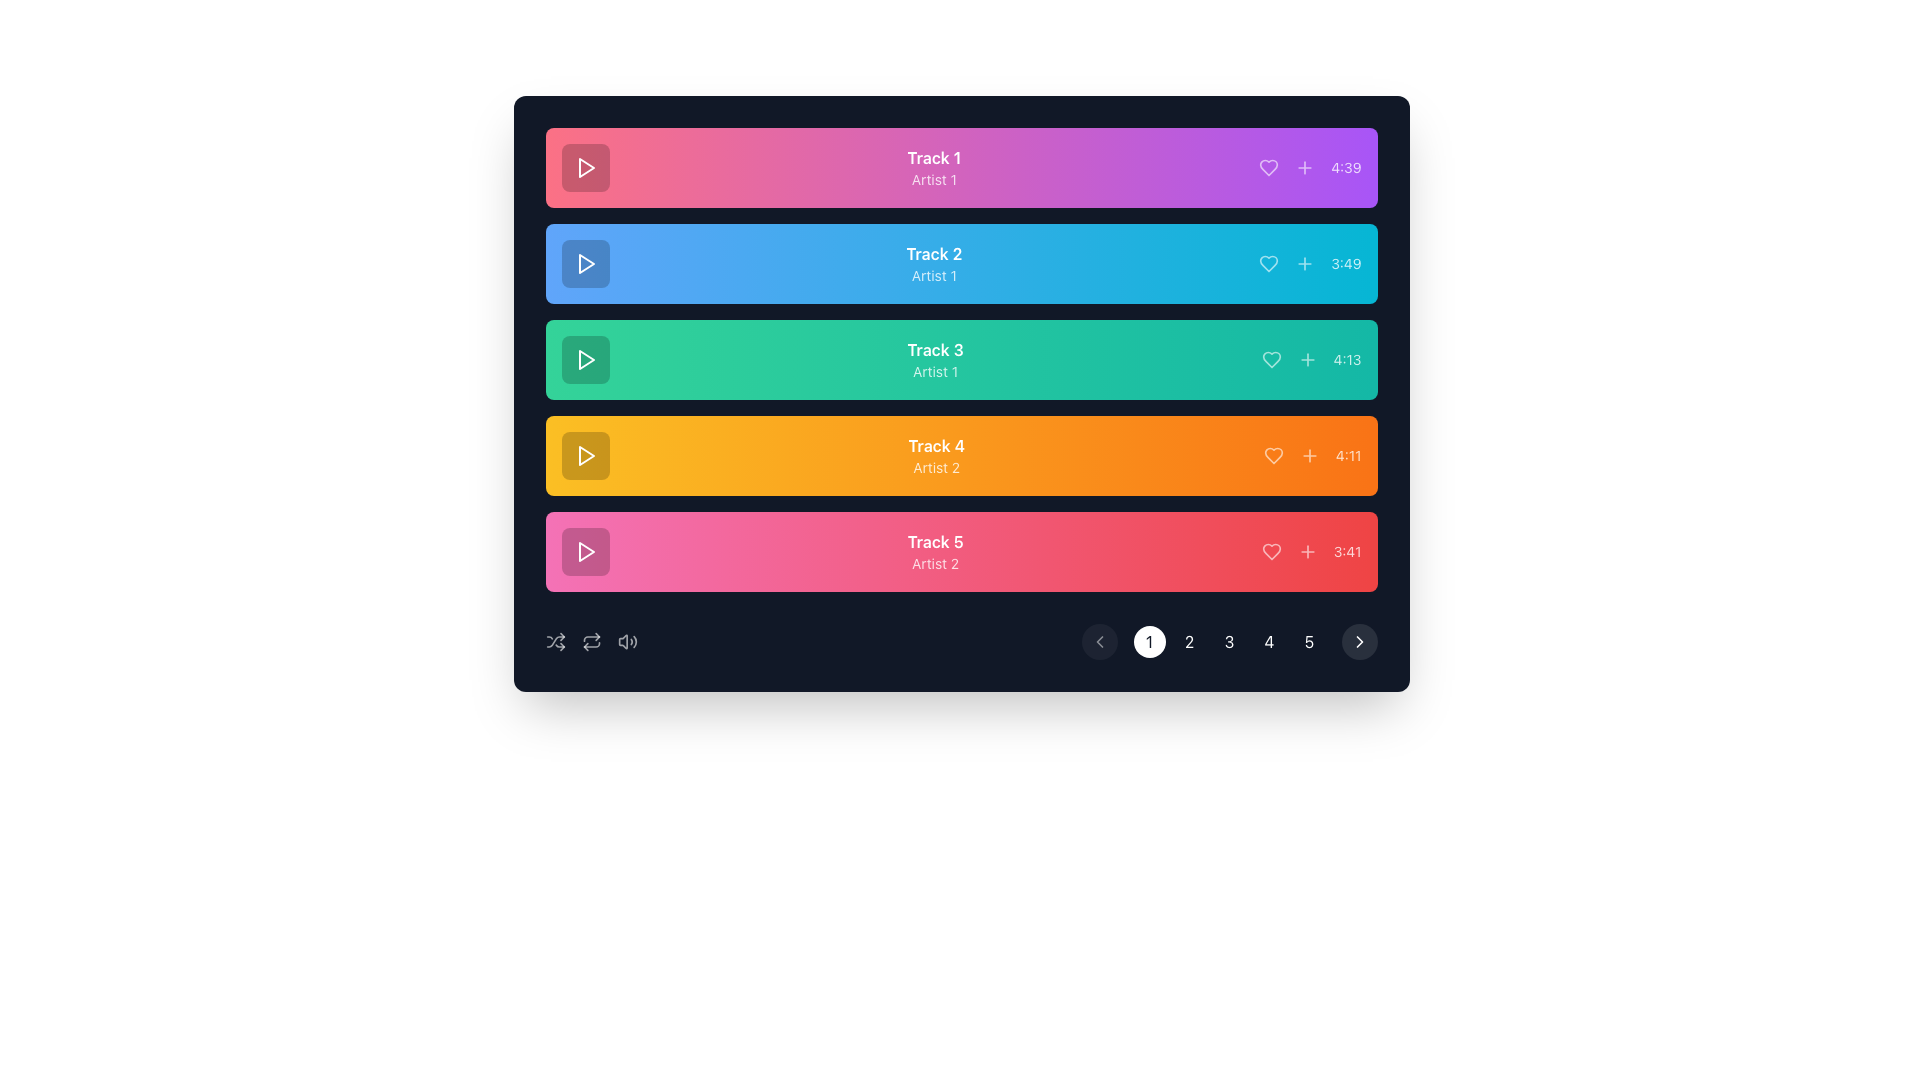 This screenshot has width=1920, height=1080. Describe the element at coordinates (585, 358) in the screenshot. I see `the play button icon in the green section of the 'Track 3' row` at that location.